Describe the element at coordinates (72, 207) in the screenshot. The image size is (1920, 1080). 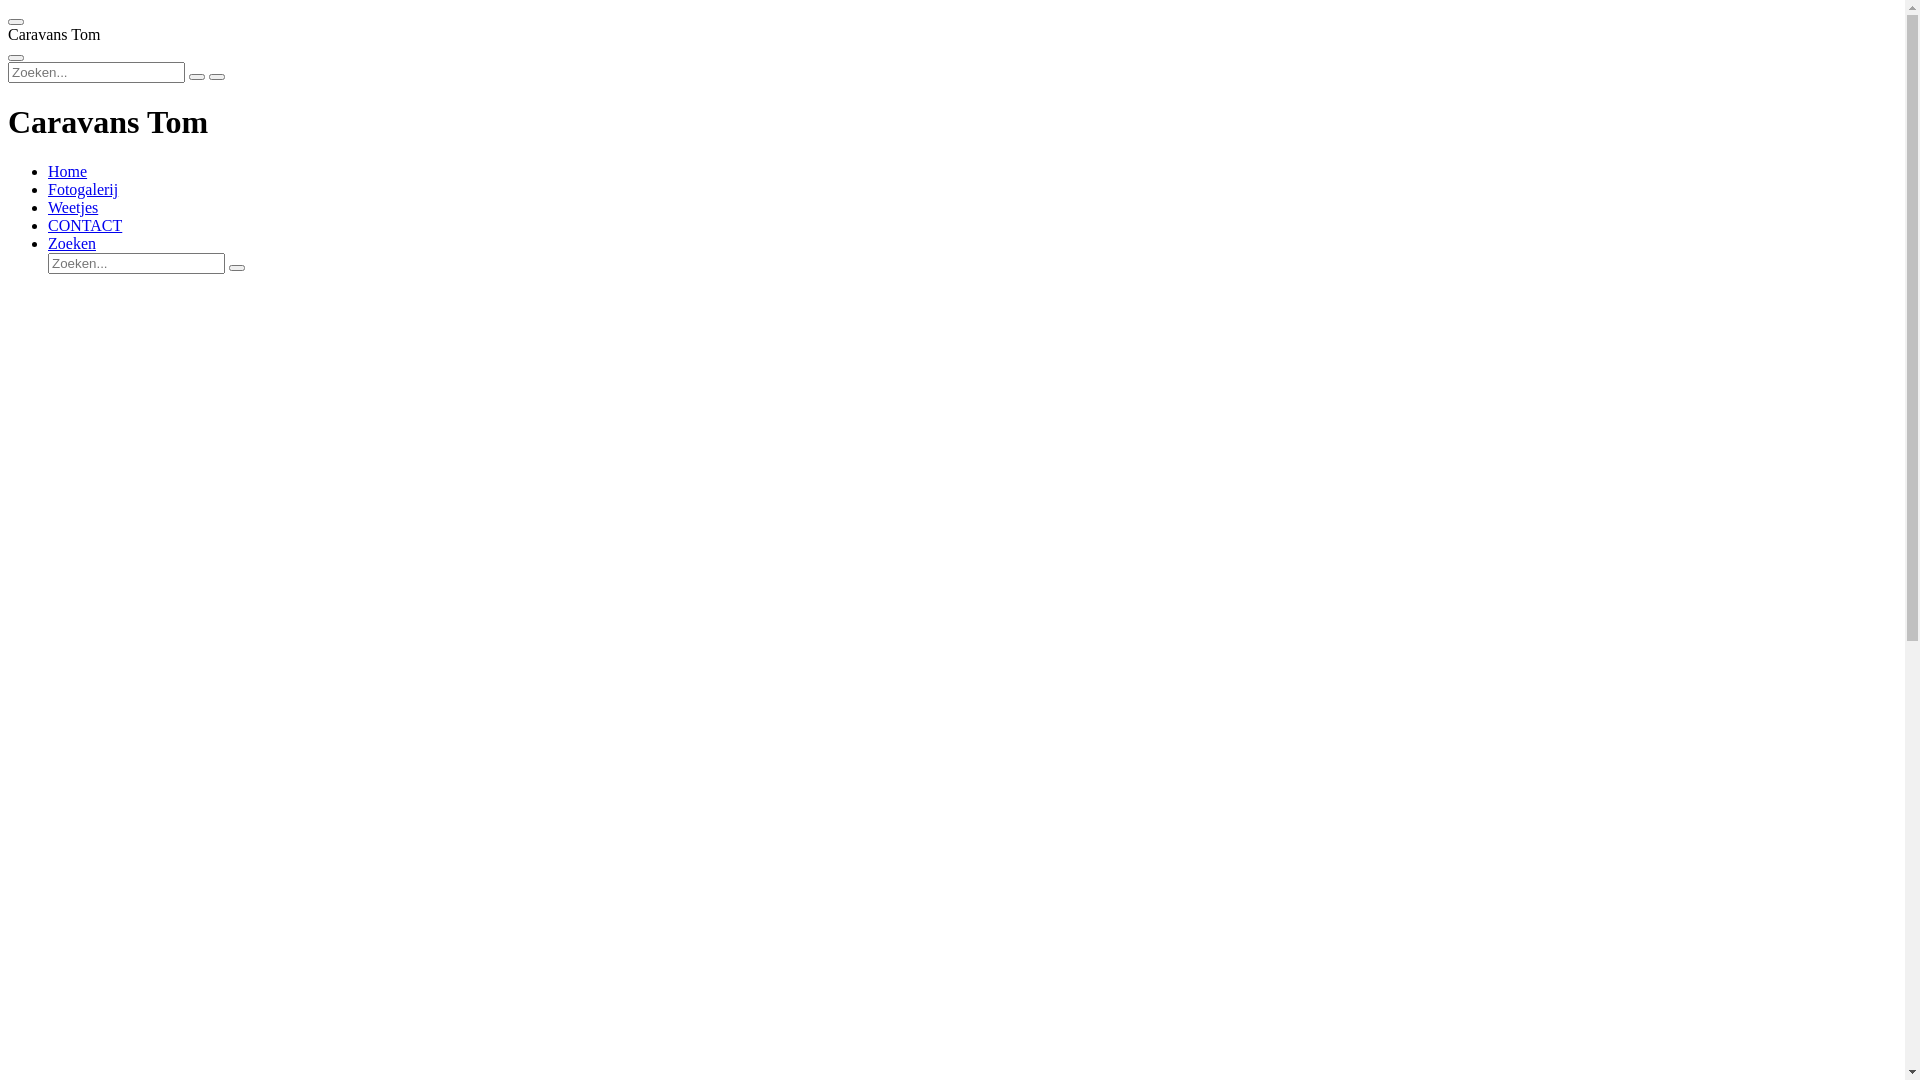
I see `'Weetjes'` at that location.